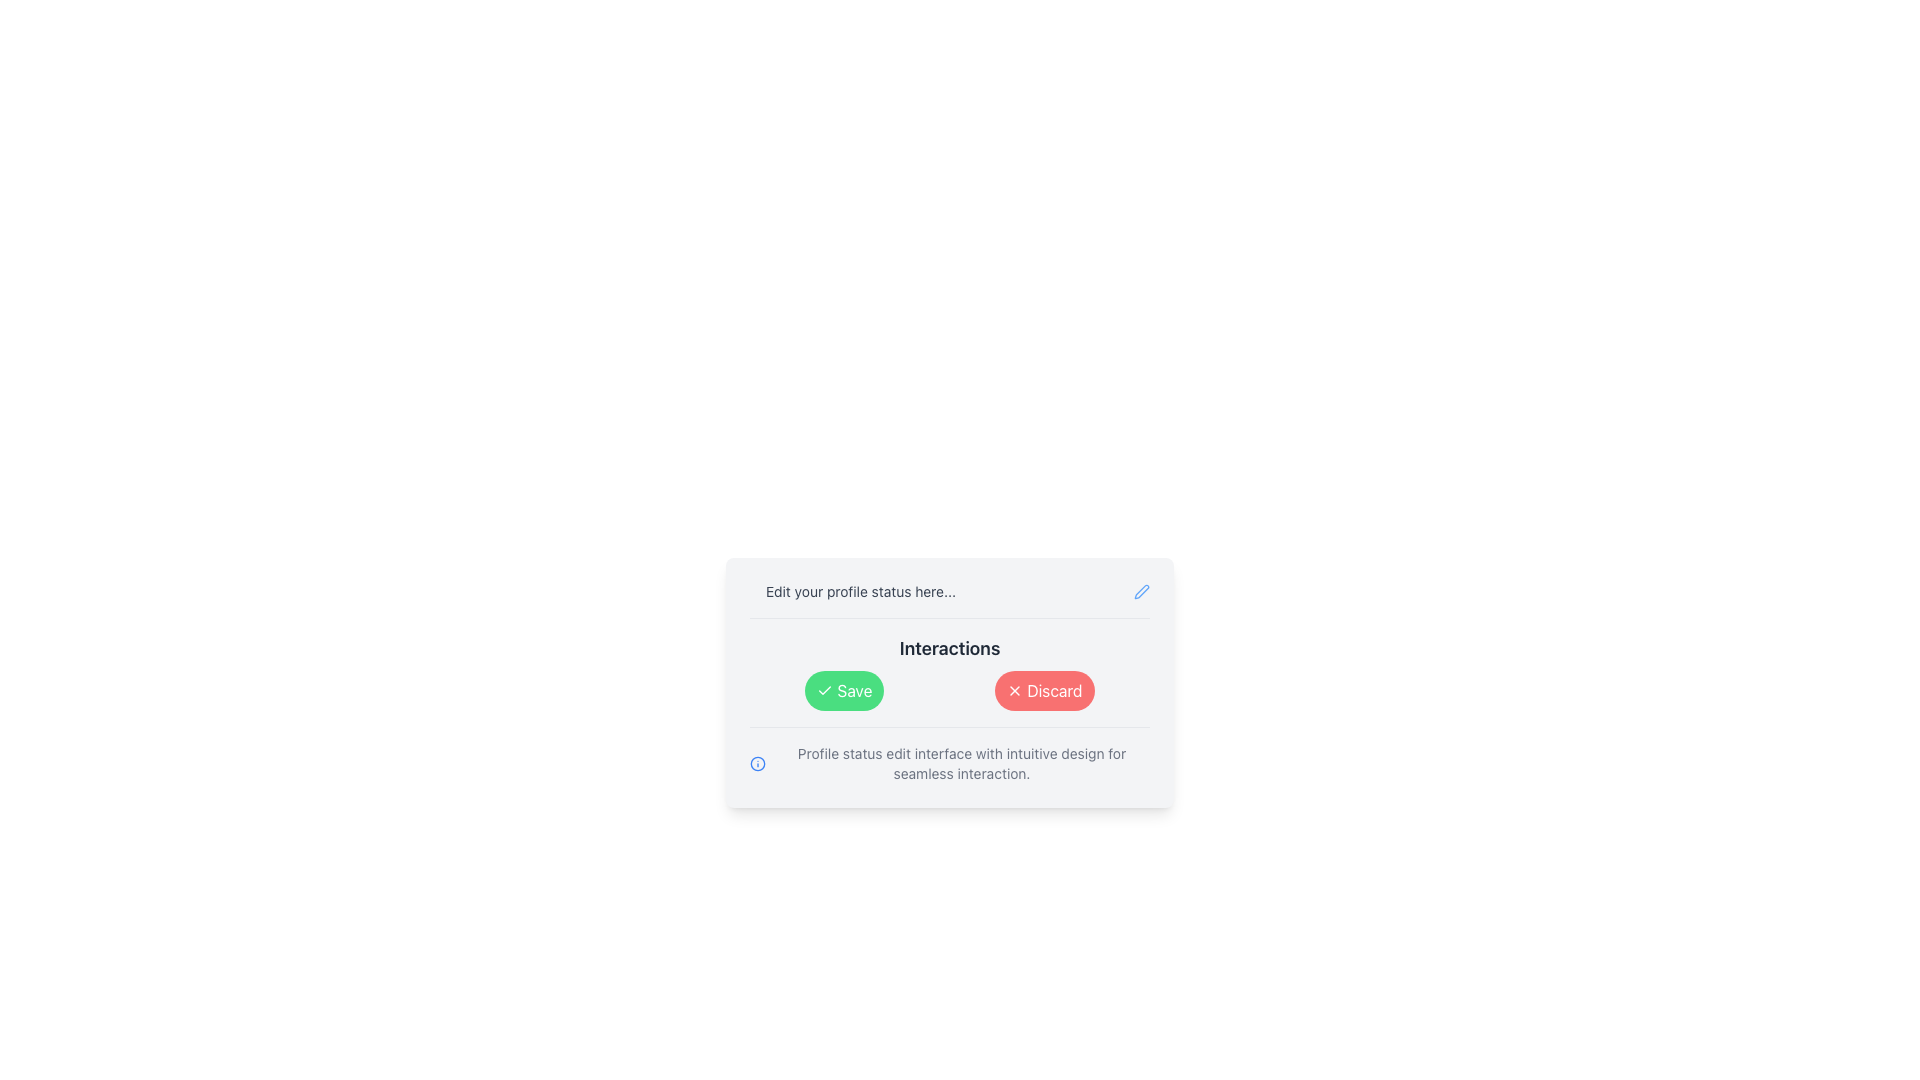 The image size is (1920, 1080). I want to click on informational text containing the message 'Profile status edit interface with intuitive design for seamless interaction.' that is displayed next to the information icon at the bottom of the section with save and discard buttons, so click(949, 763).